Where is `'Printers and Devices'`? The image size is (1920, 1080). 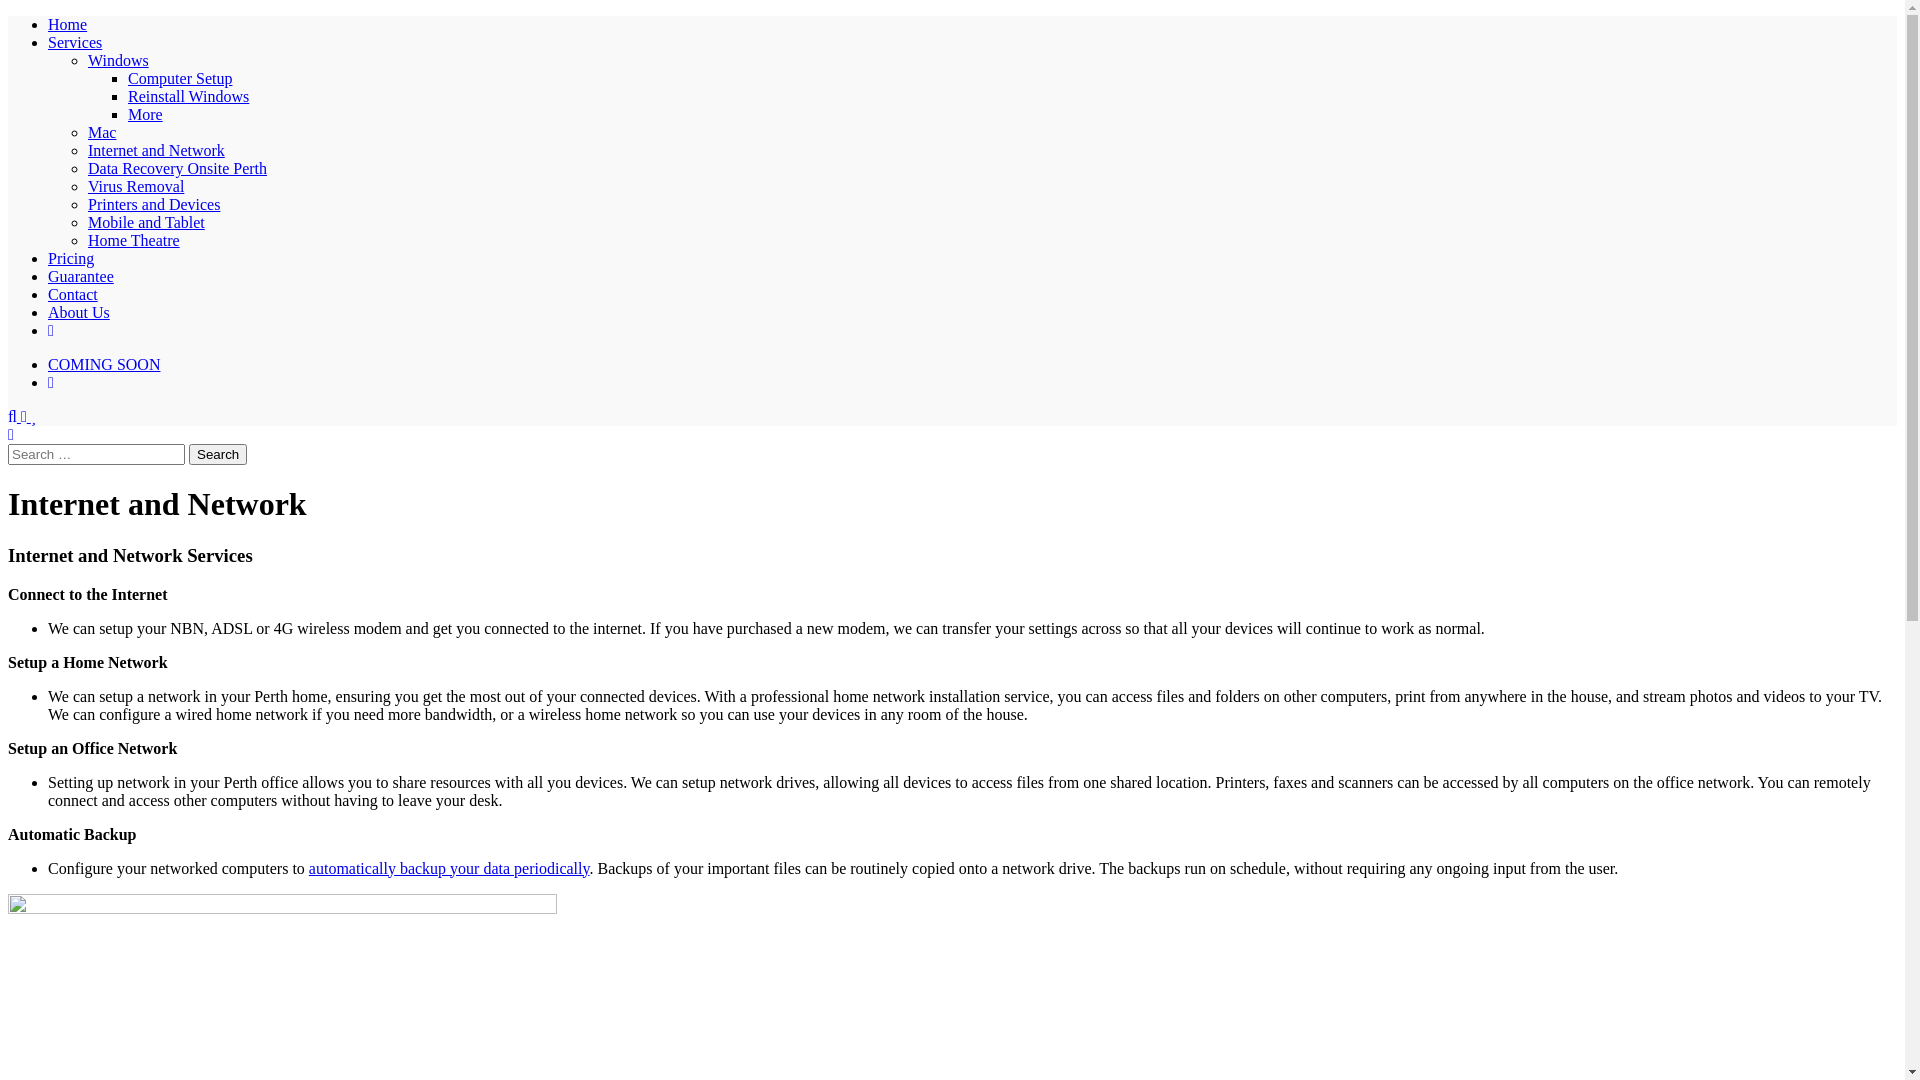
'Printers and Devices' is located at coordinates (86, 204).